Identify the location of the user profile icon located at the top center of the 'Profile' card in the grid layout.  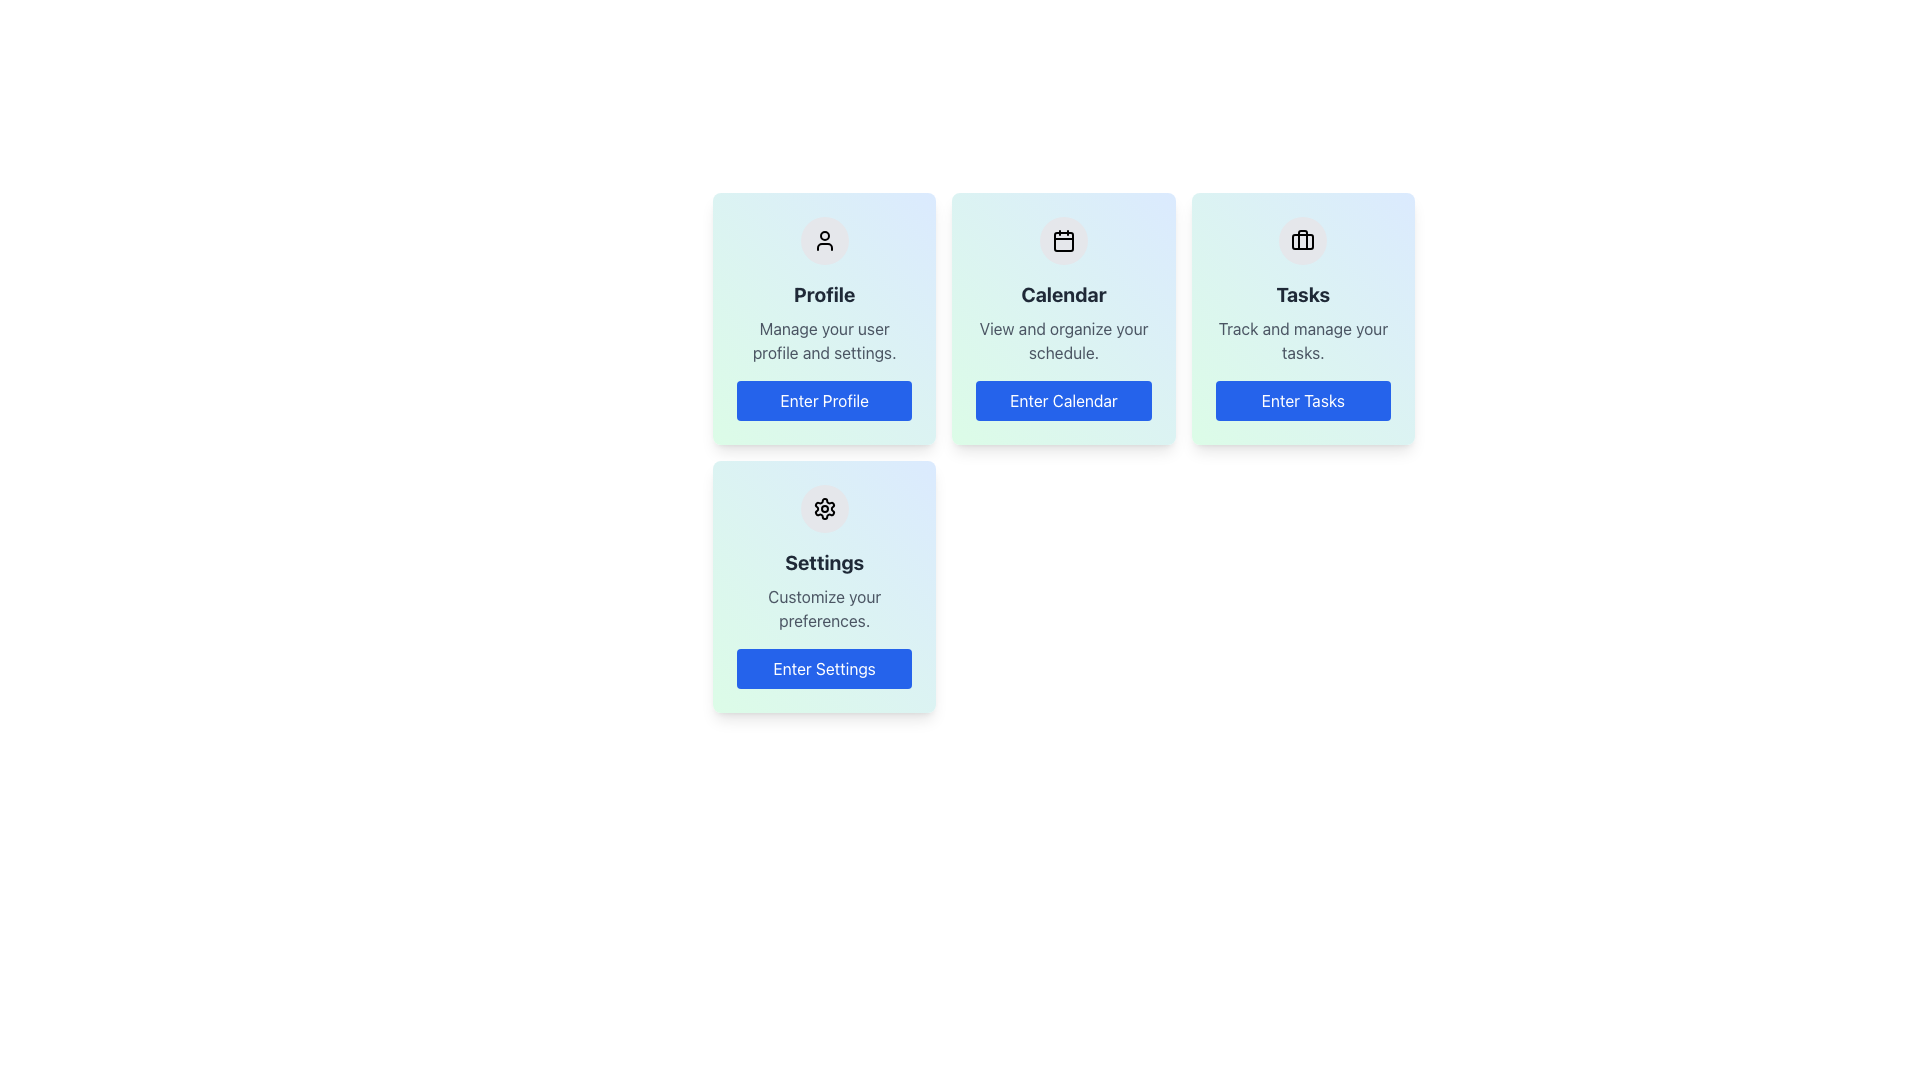
(824, 239).